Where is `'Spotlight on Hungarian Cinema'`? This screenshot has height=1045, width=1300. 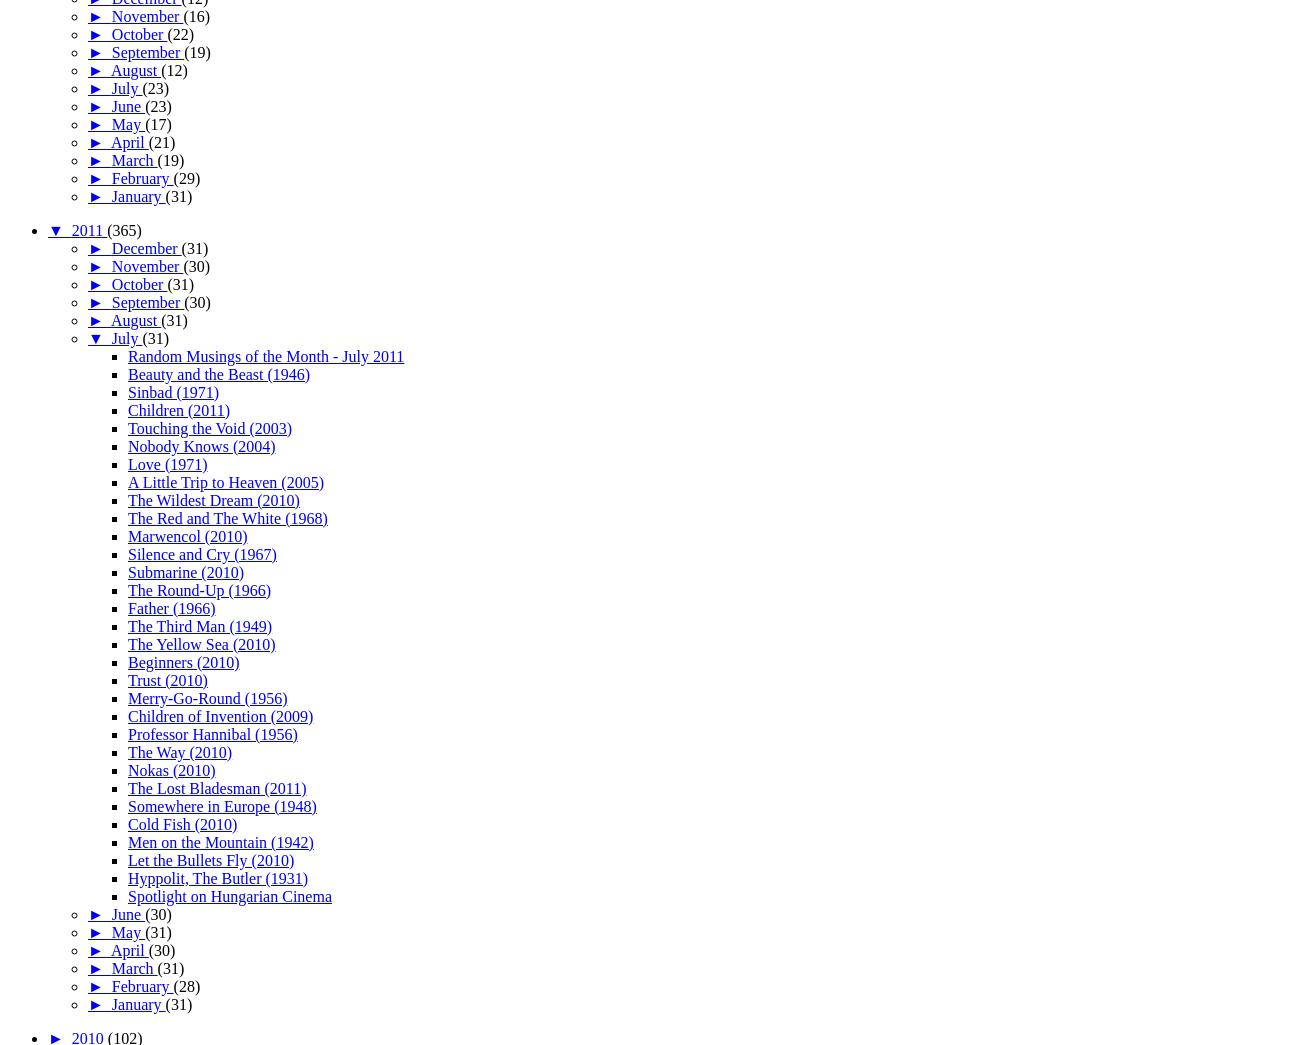
'Spotlight on Hungarian Cinema' is located at coordinates (228, 895).